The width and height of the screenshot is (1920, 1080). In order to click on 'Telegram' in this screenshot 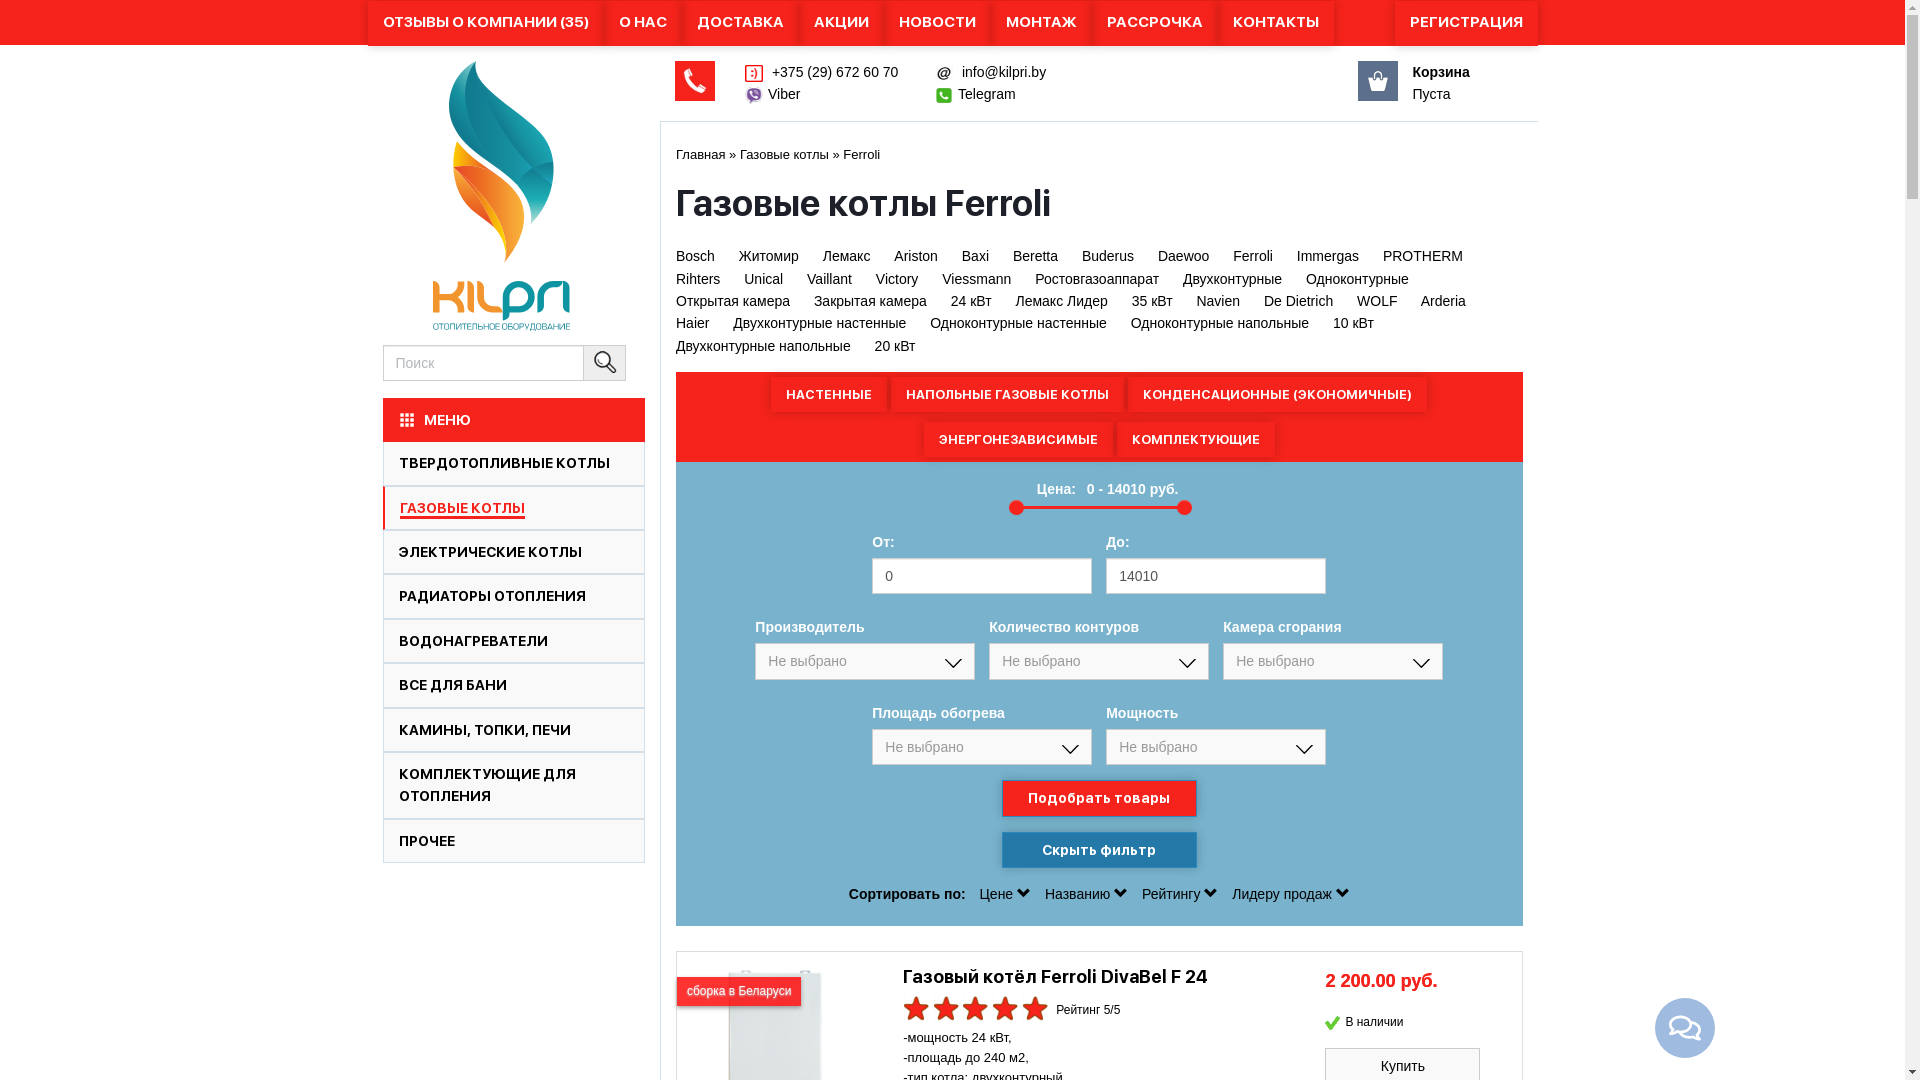, I will do `click(987, 93)`.